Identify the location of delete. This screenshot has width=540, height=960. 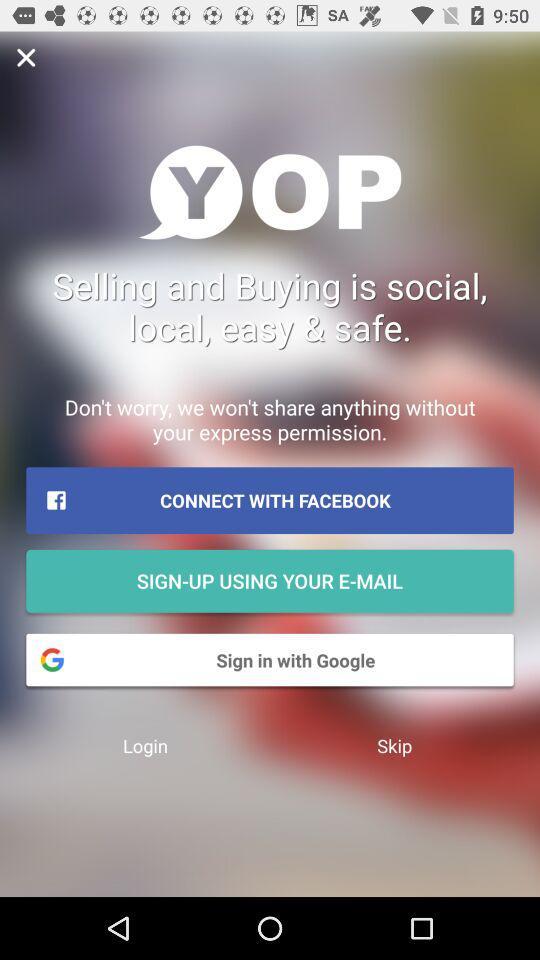
(25, 56).